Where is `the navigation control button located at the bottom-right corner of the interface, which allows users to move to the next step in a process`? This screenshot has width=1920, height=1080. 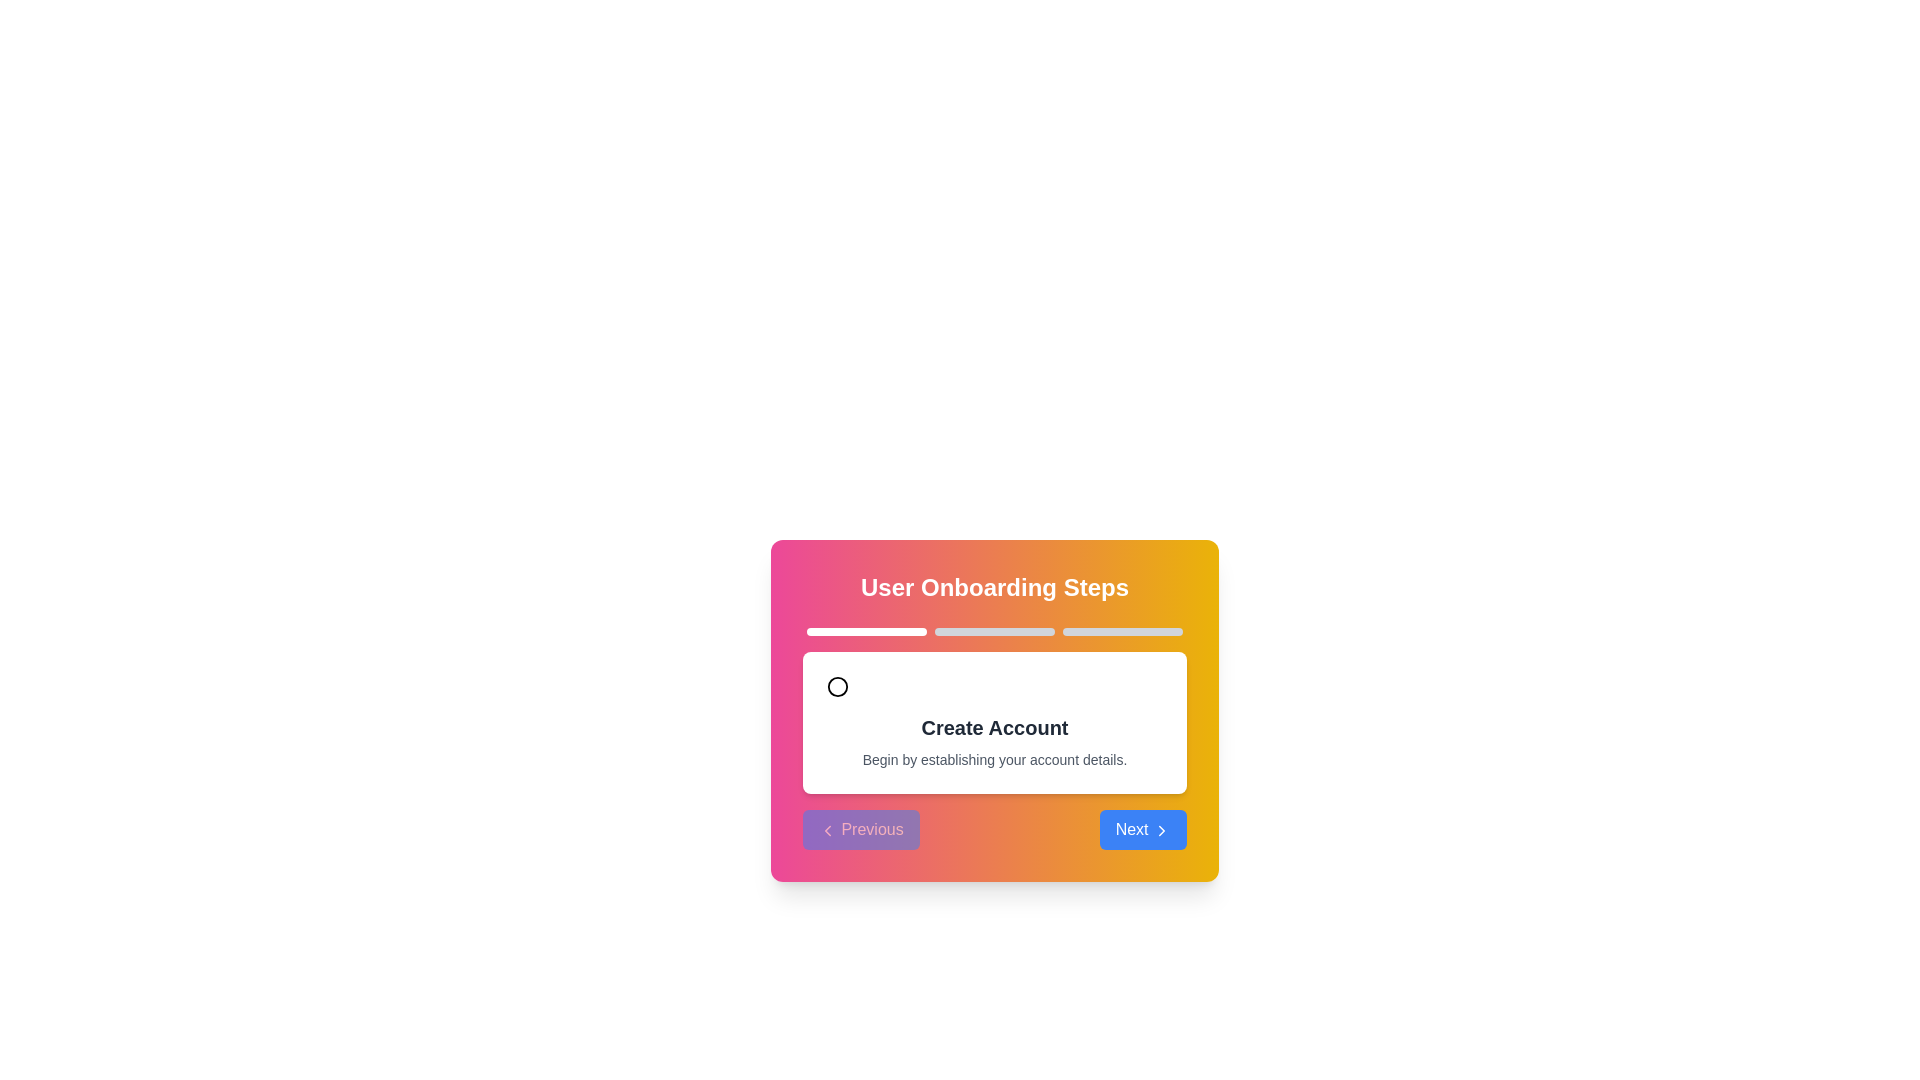
the navigation control button located at the bottom-right corner of the interface, which allows users to move to the next step in a process is located at coordinates (1143, 829).